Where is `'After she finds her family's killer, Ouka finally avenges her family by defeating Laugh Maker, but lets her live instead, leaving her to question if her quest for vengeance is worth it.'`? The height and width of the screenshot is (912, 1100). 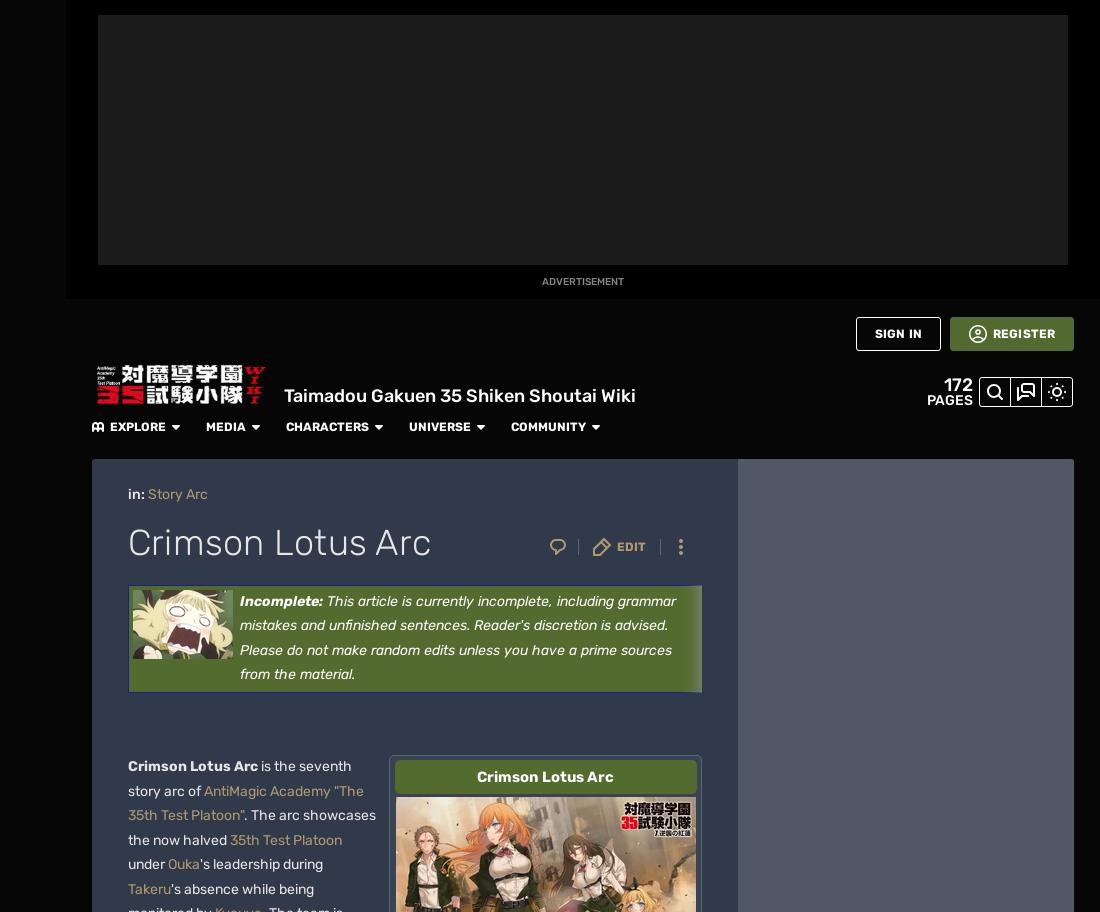
'After she finds her family's killer, Ouka finally avenges her family by defeating Laugh Maker, but lets her live instead, leaving her to question if her quest for vengeance is worth it.' is located at coordinates (441, 342).